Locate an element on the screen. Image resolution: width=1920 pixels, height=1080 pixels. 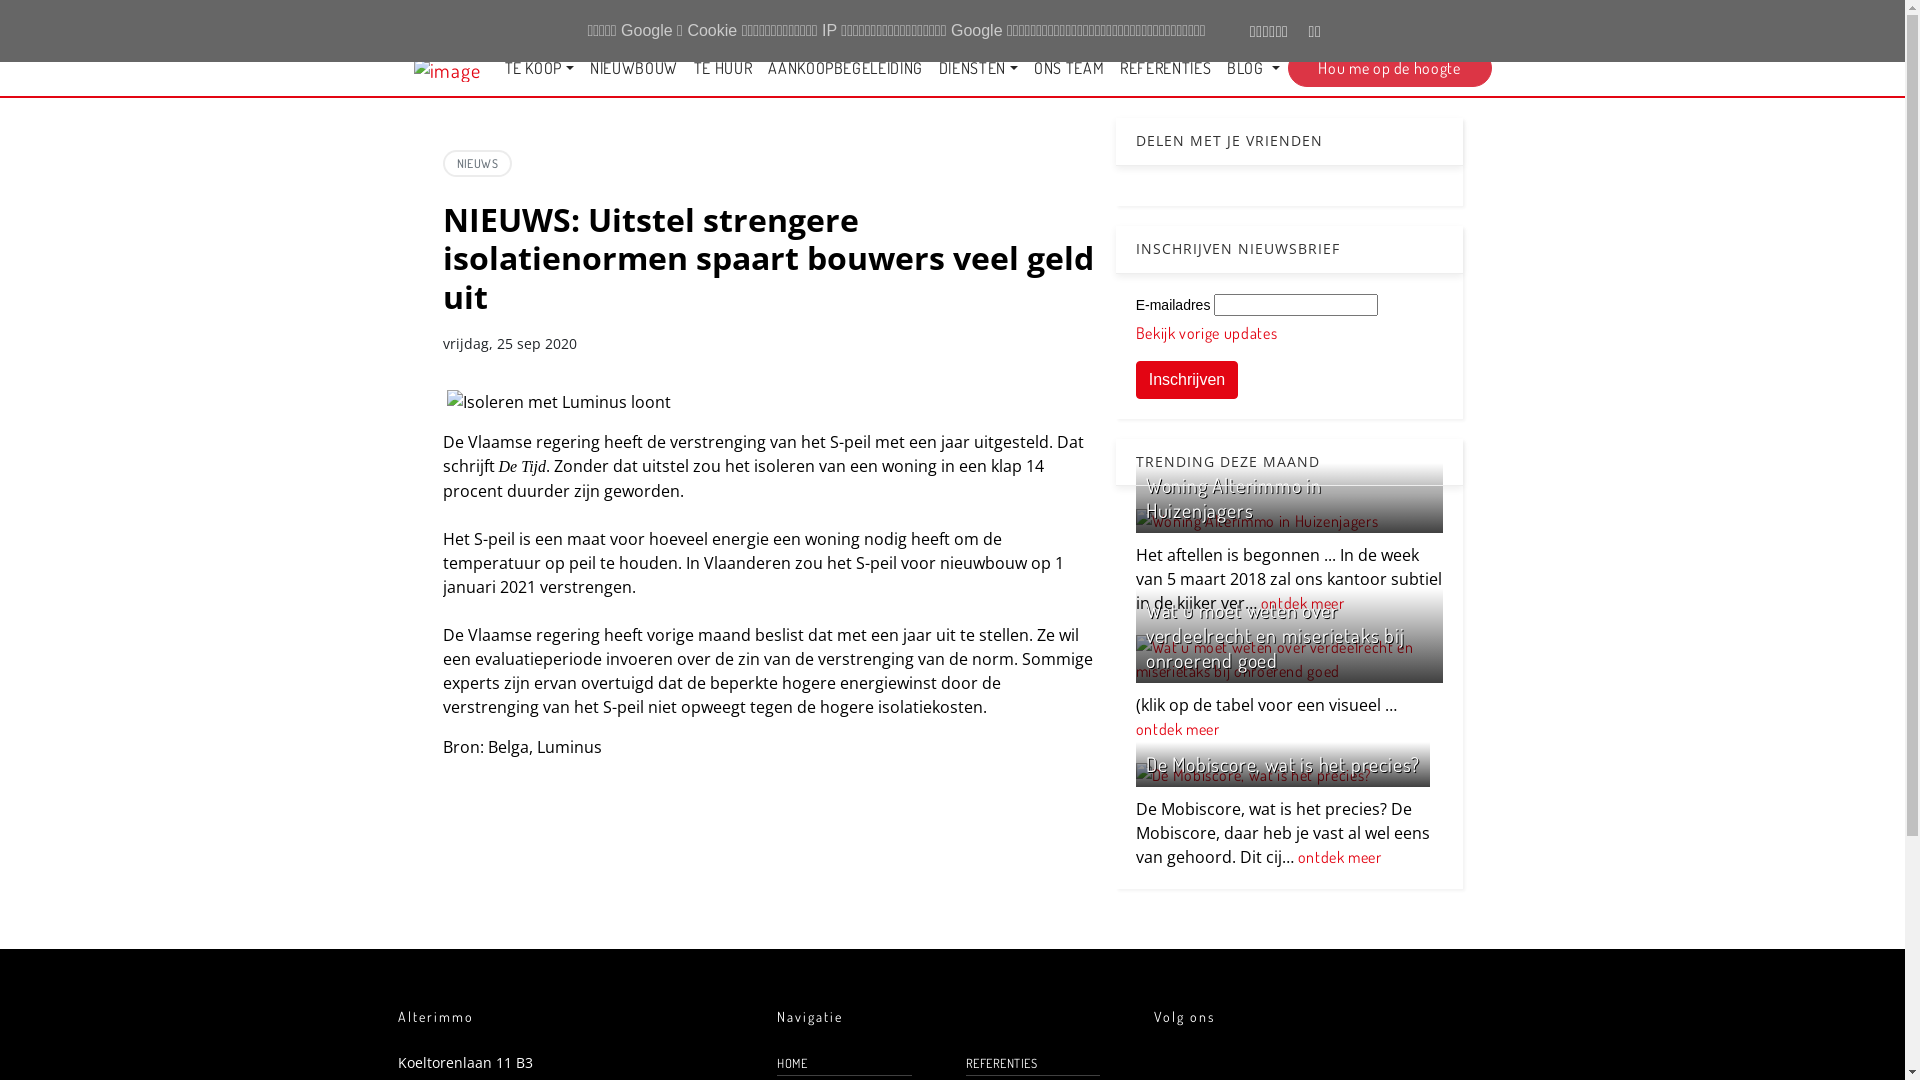
'Bekijk vorige updates' is located at coordinates (1205, 331).